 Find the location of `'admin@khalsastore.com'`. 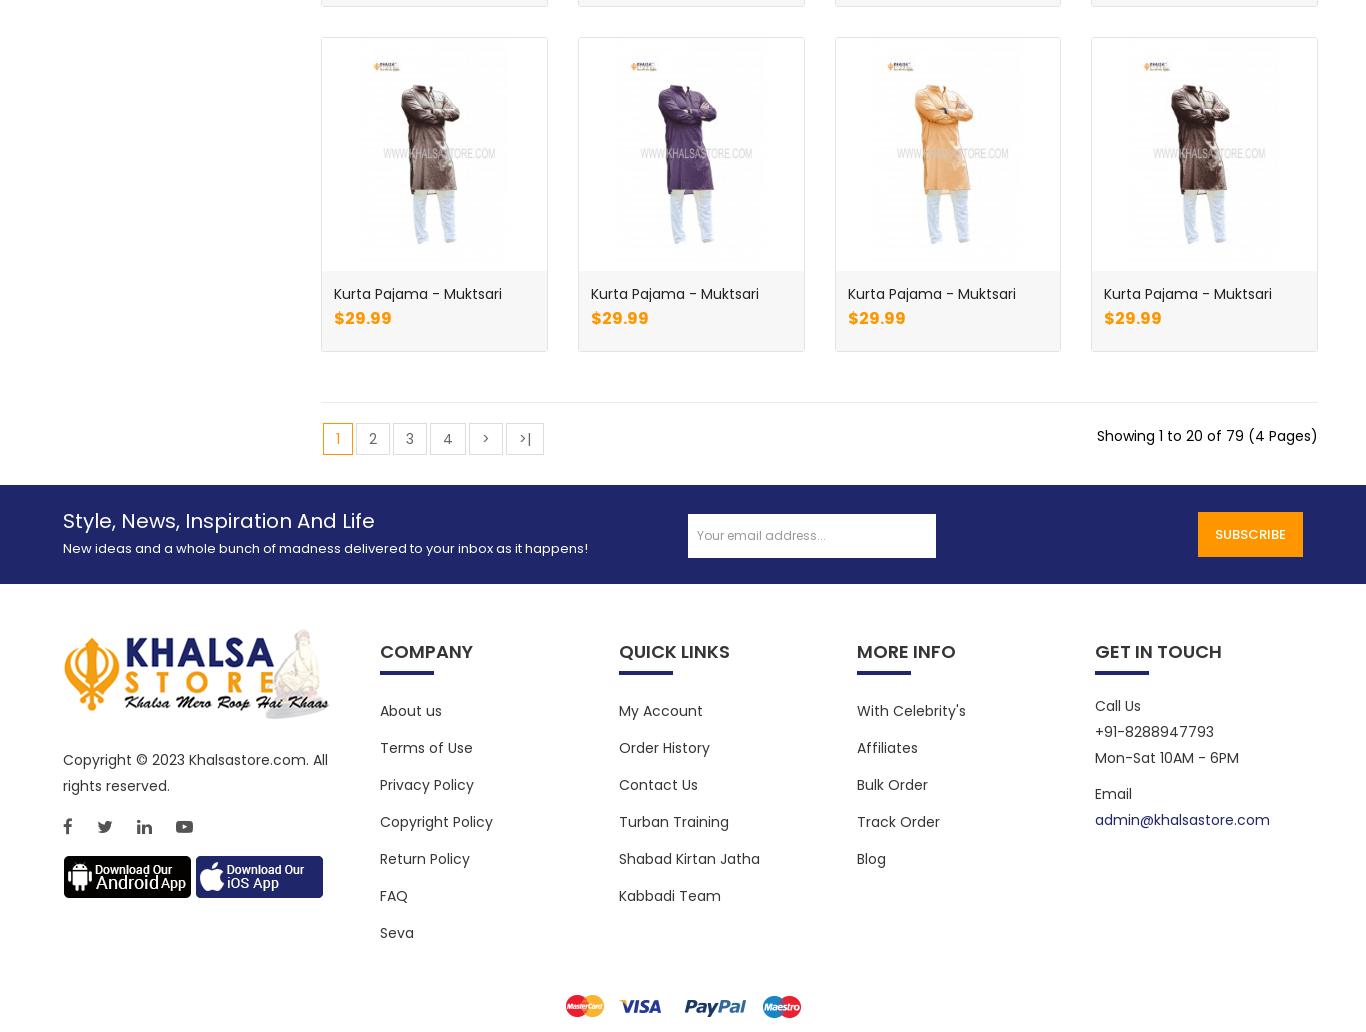

'admin@khalsastore.com' is located at coordinates (1181, 820).